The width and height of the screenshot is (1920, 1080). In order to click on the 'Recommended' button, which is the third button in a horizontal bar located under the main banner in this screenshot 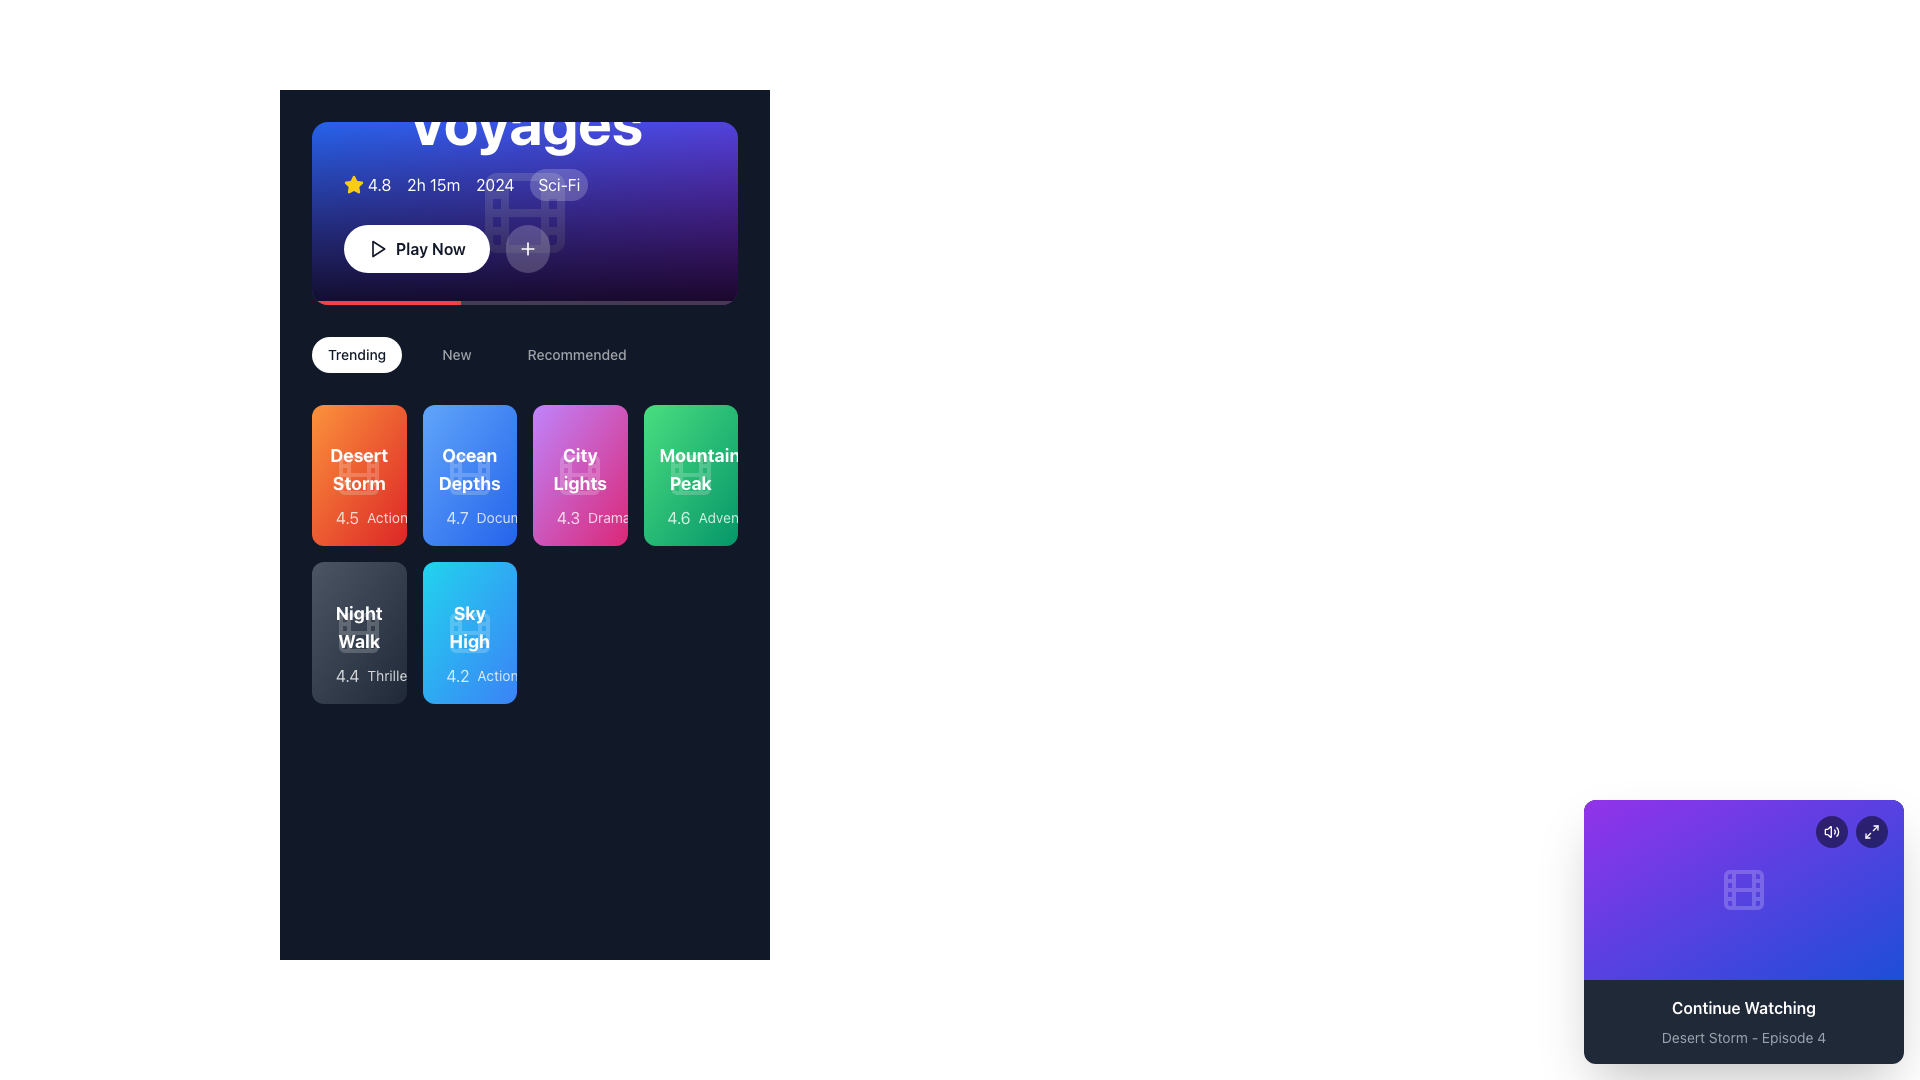, I will do `click(576, 353)`.